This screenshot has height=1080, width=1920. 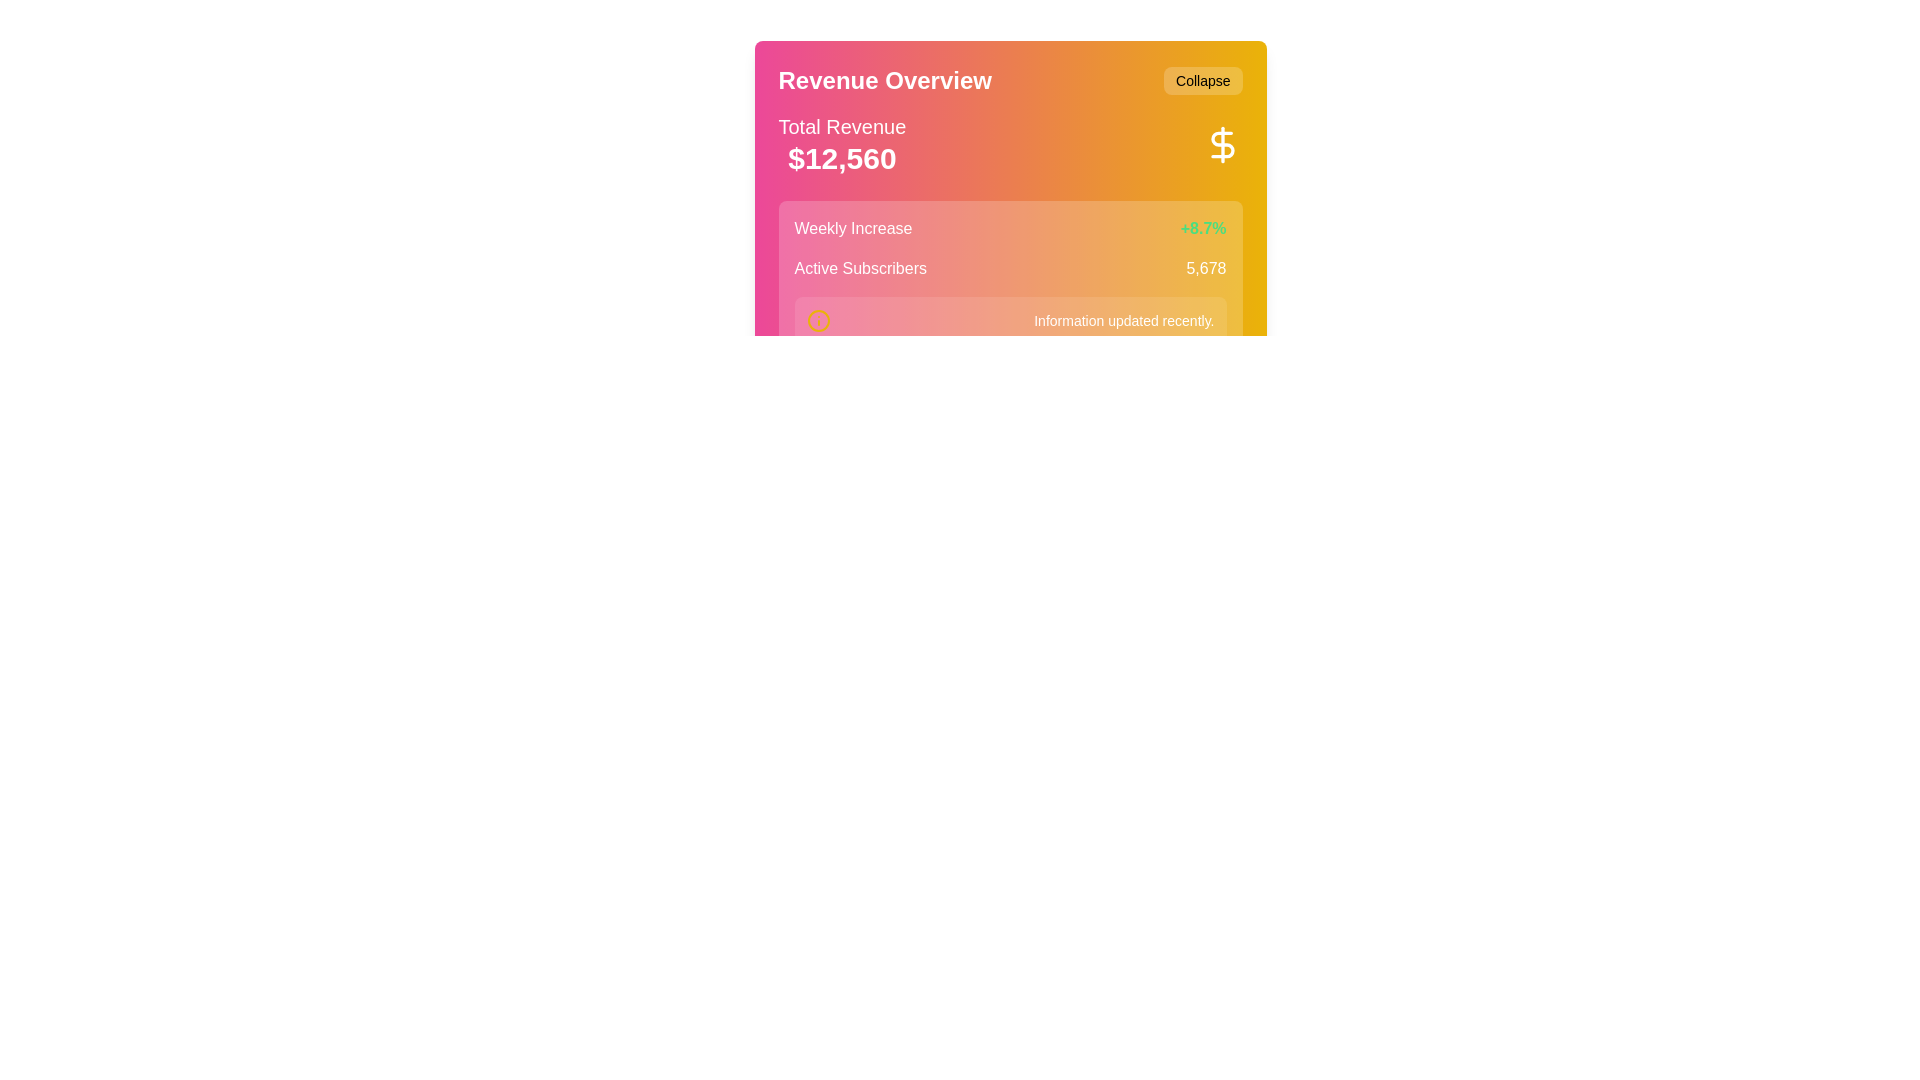 I want to click on the text label that displays 'Information updated recently.', so click(x=1124, y=319).